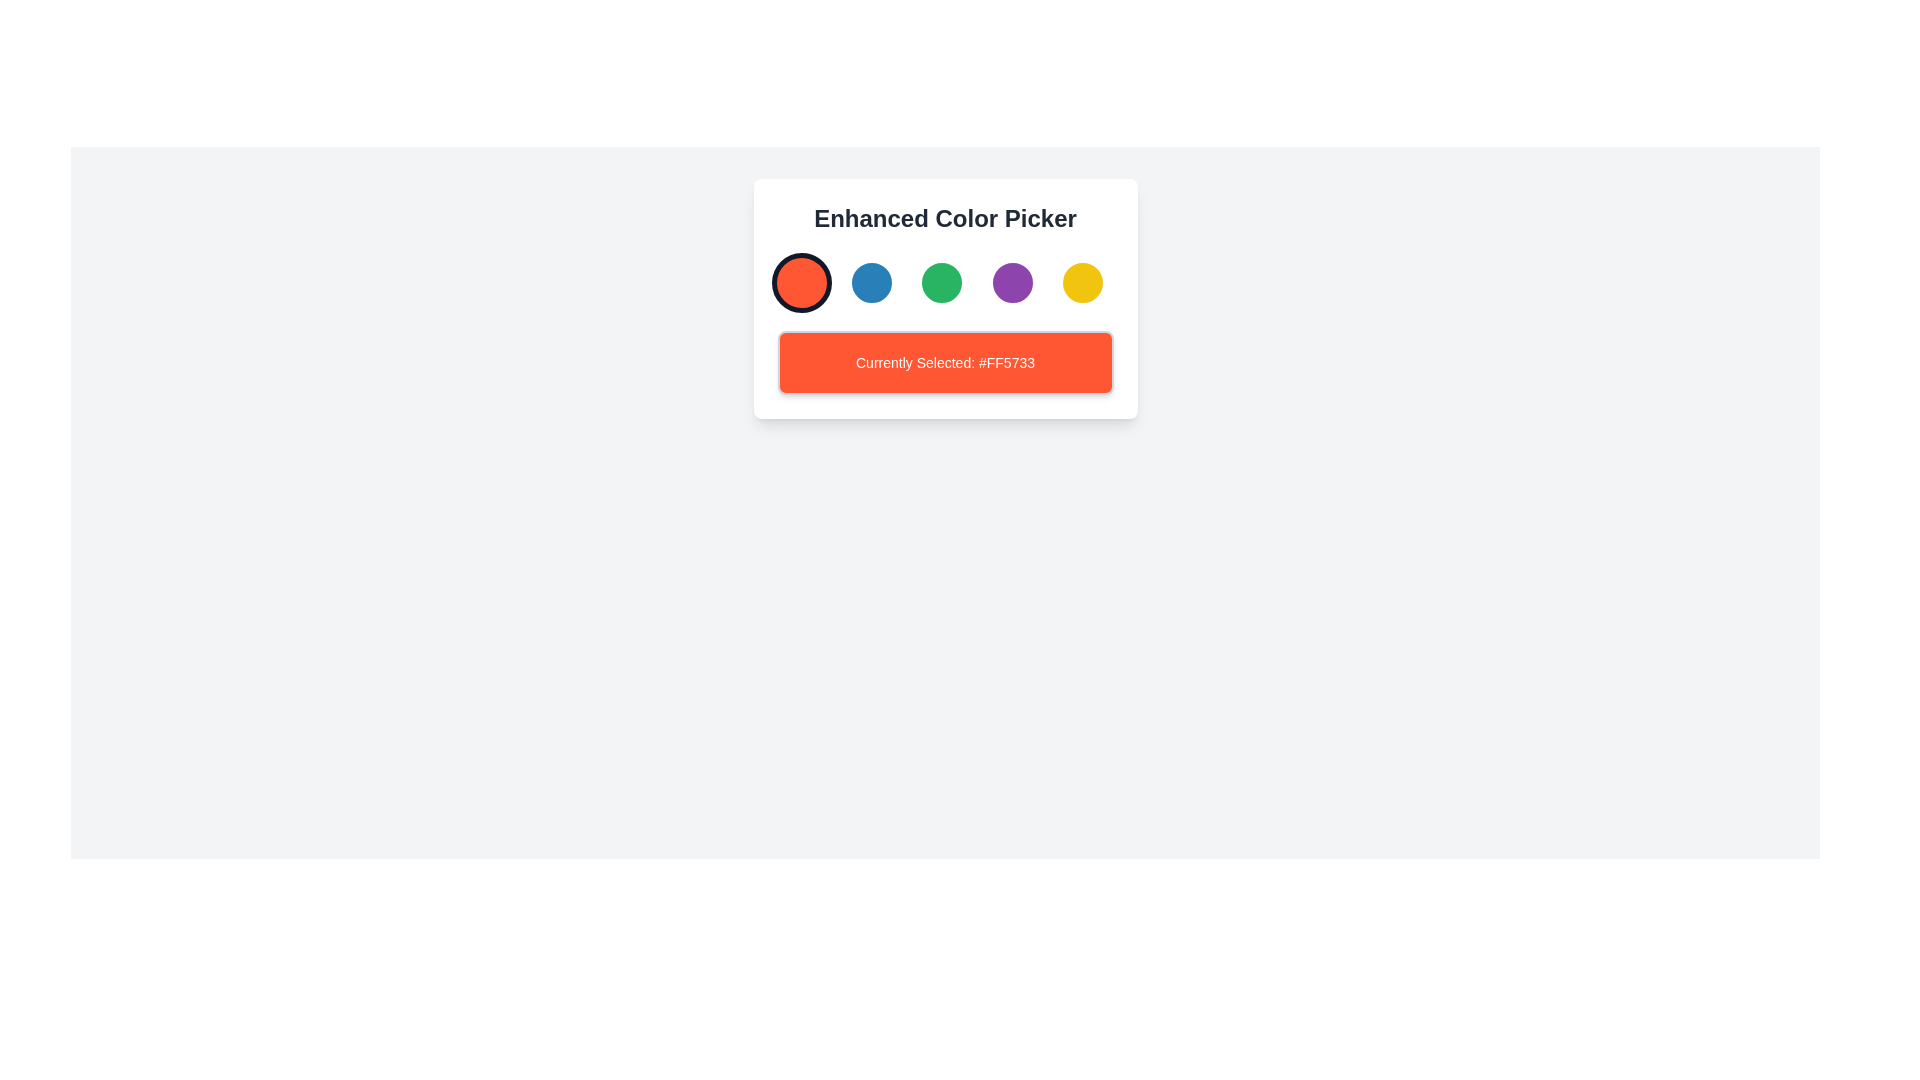  Describe the element at coordinates (944, 282) in the screenshot. I see `the third circular button in the 'Enhanced Color Picker'` at that location.